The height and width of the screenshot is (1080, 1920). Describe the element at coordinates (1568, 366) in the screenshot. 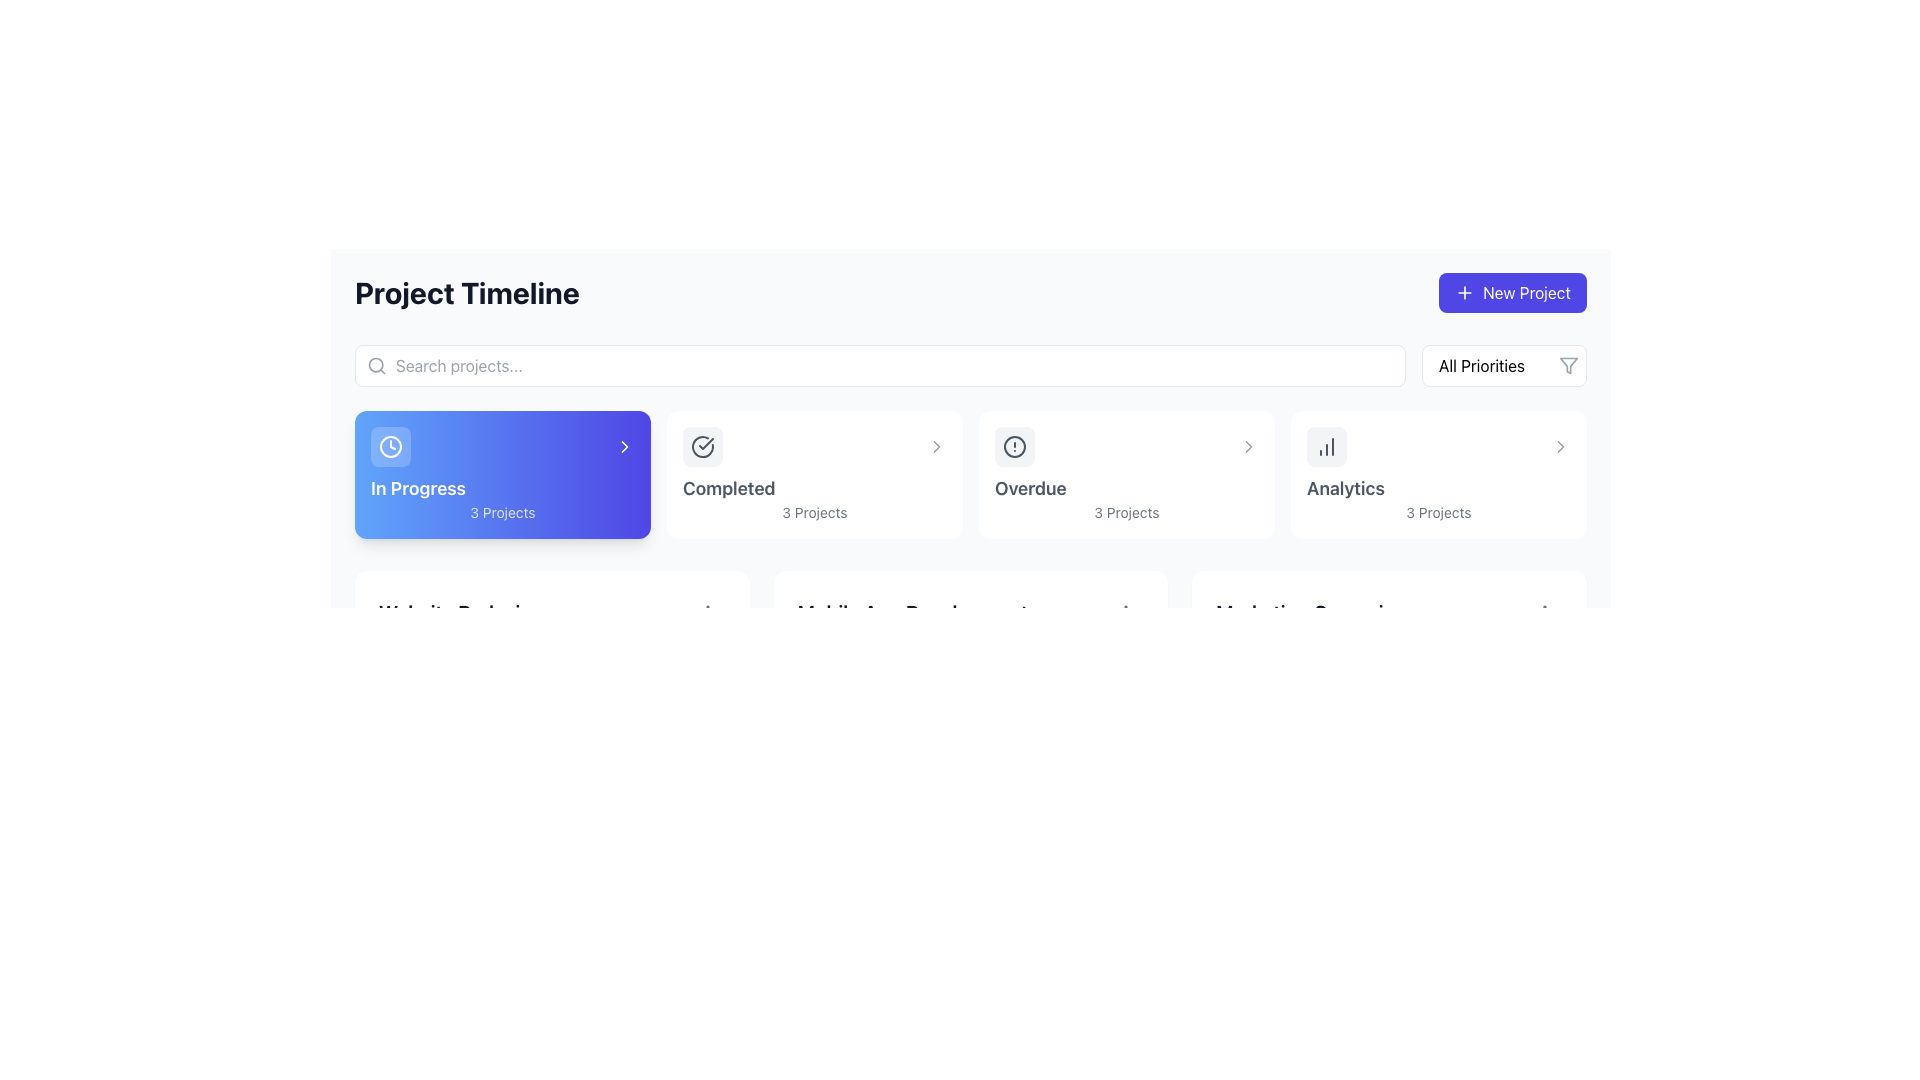

I see `the stylized filter icon located in the header bar towards the top-right corner, next to the 'All Priorities' dropdown button` at that location.